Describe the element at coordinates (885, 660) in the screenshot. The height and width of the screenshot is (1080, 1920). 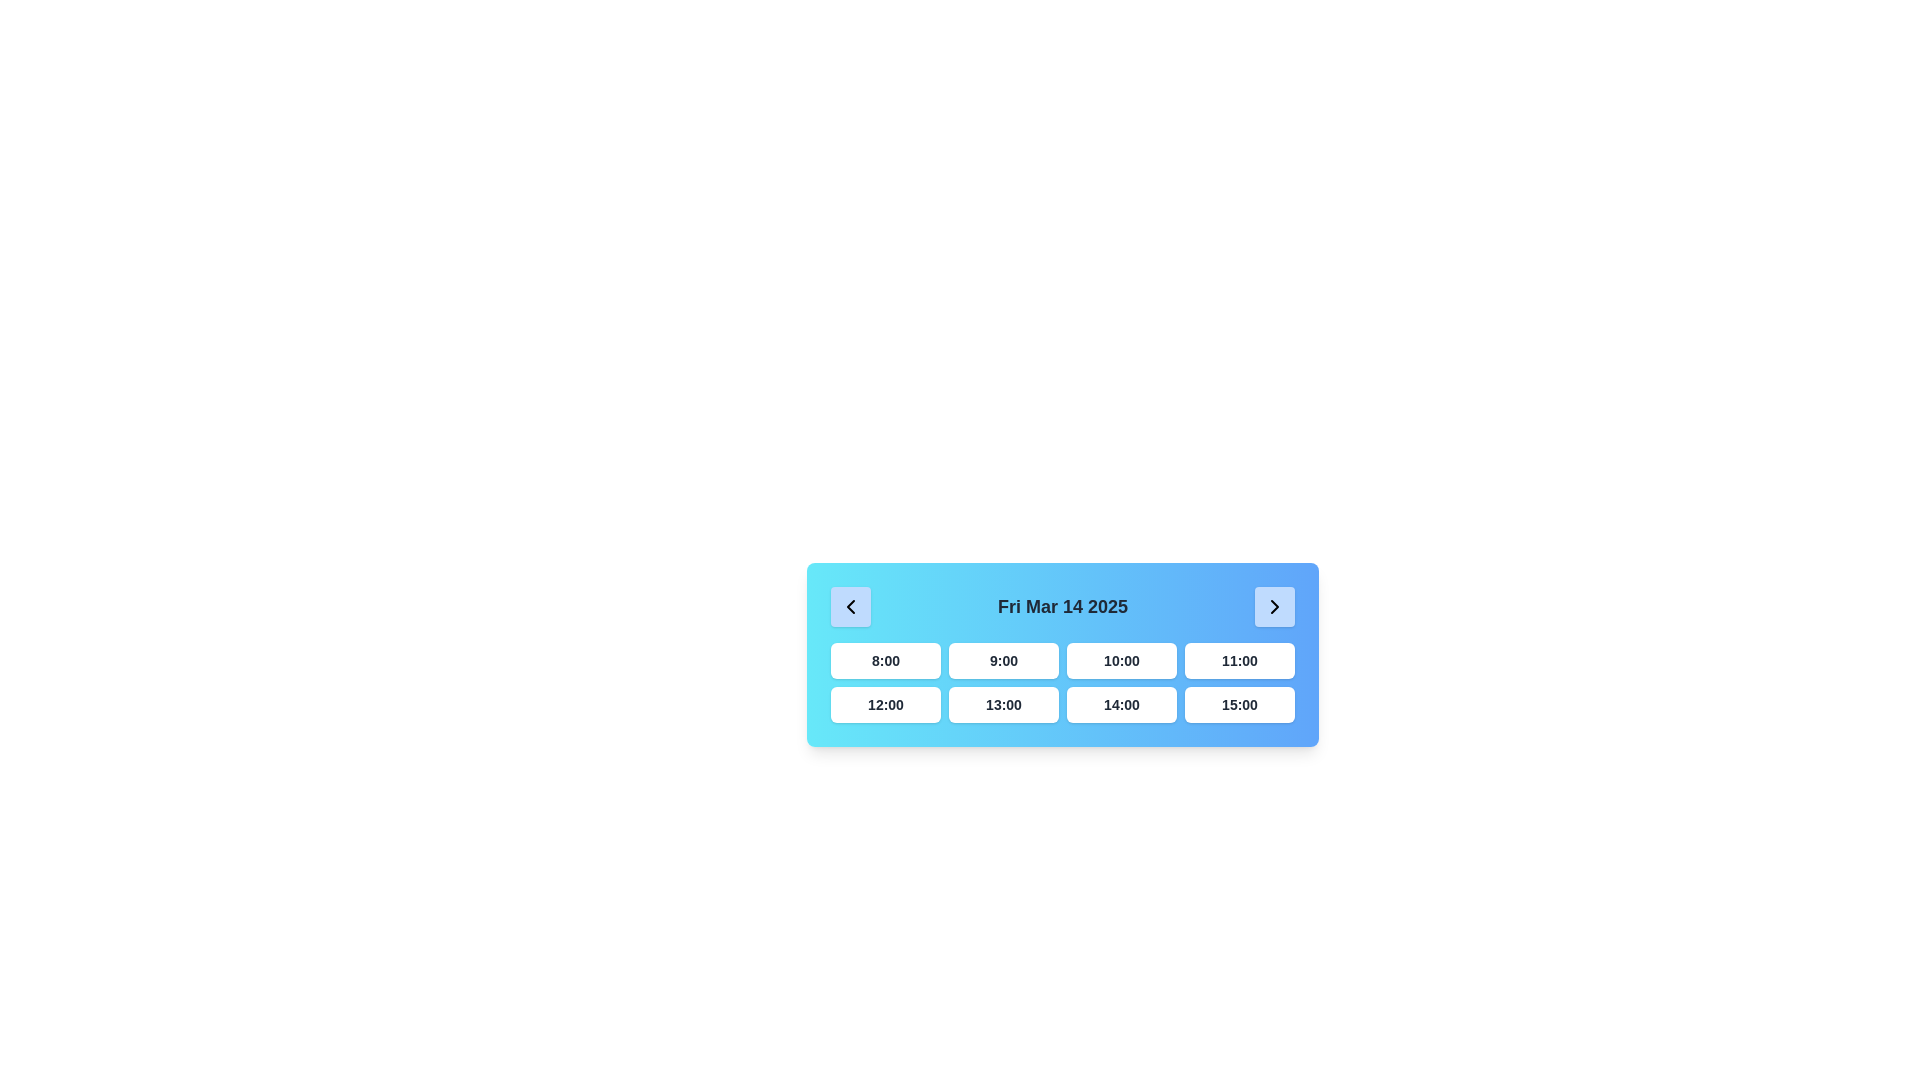
I see `the button labeled '8:00' located in the upper-left corner of the grid` at that location.